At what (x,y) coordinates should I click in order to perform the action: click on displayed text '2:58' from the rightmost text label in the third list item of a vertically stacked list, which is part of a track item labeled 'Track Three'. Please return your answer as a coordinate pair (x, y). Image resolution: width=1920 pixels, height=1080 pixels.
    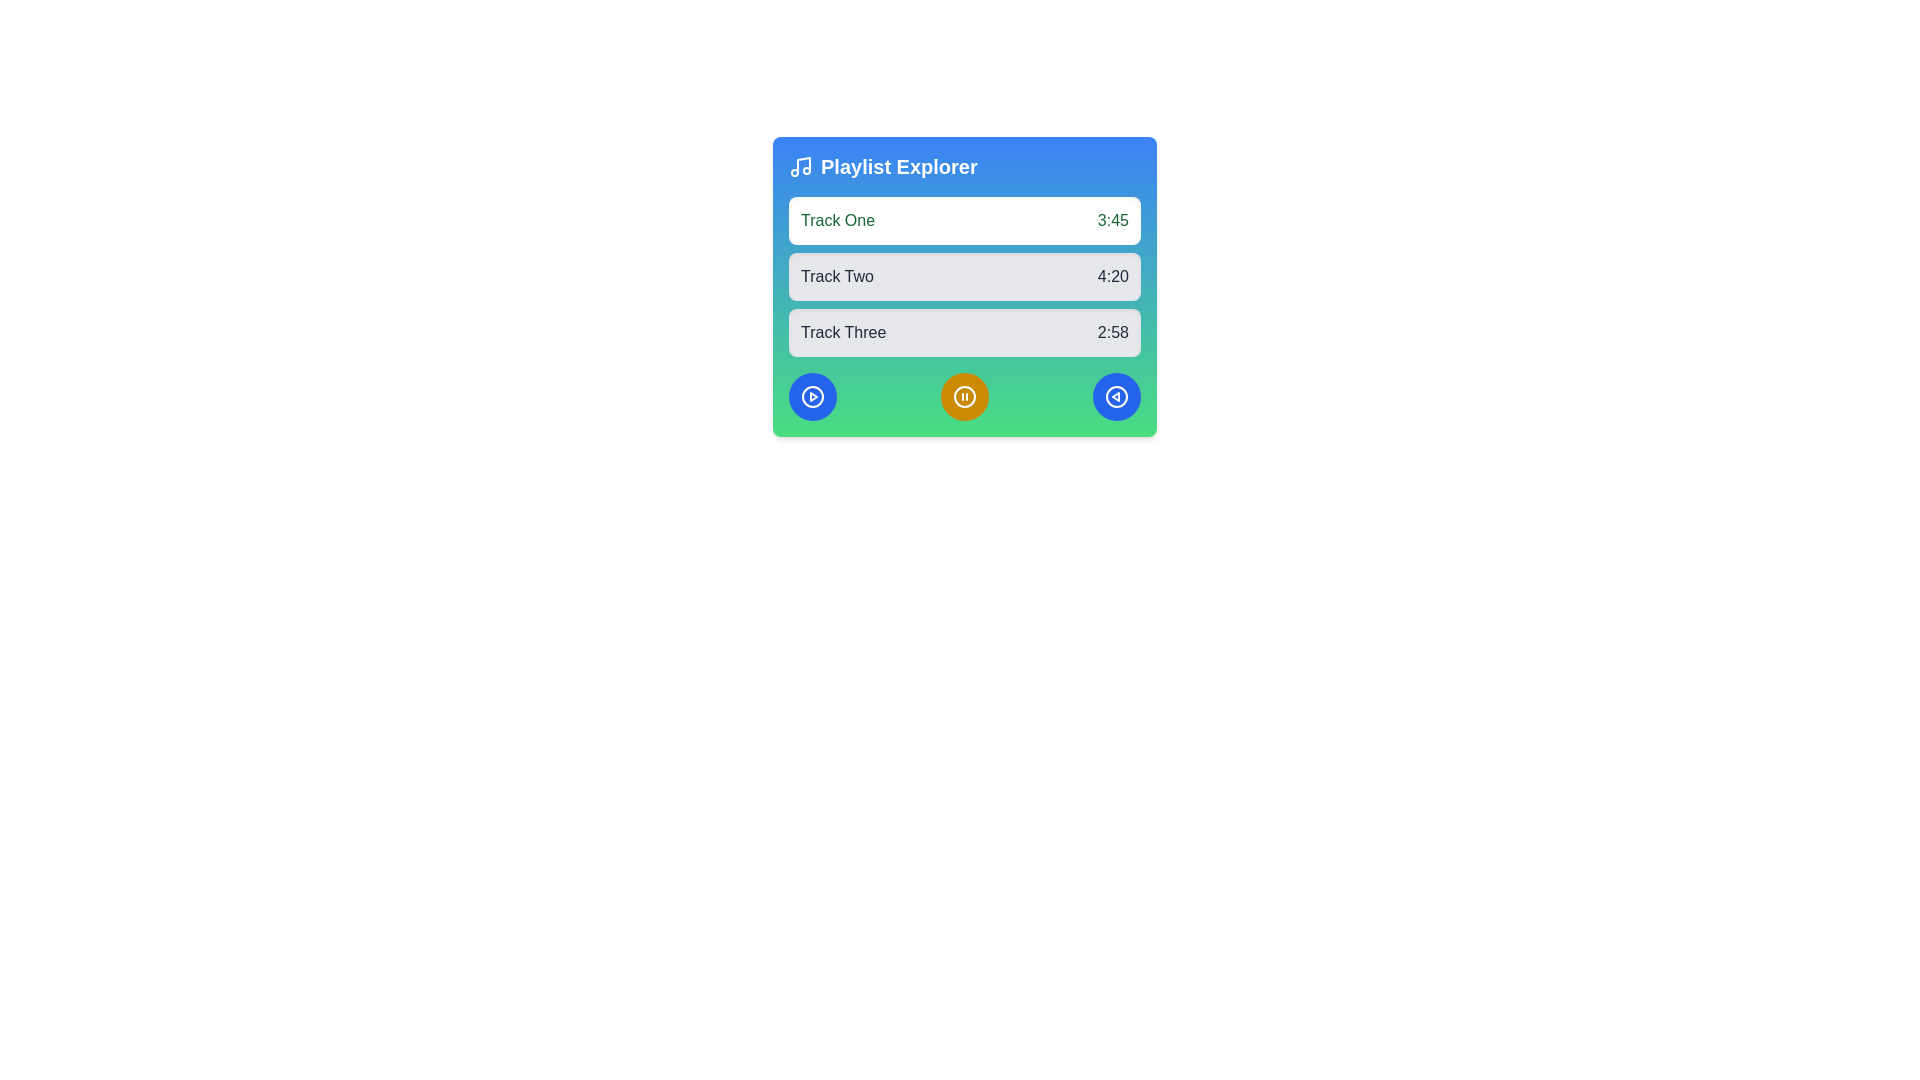
    Looking at the image, I should click on (1112, 331).